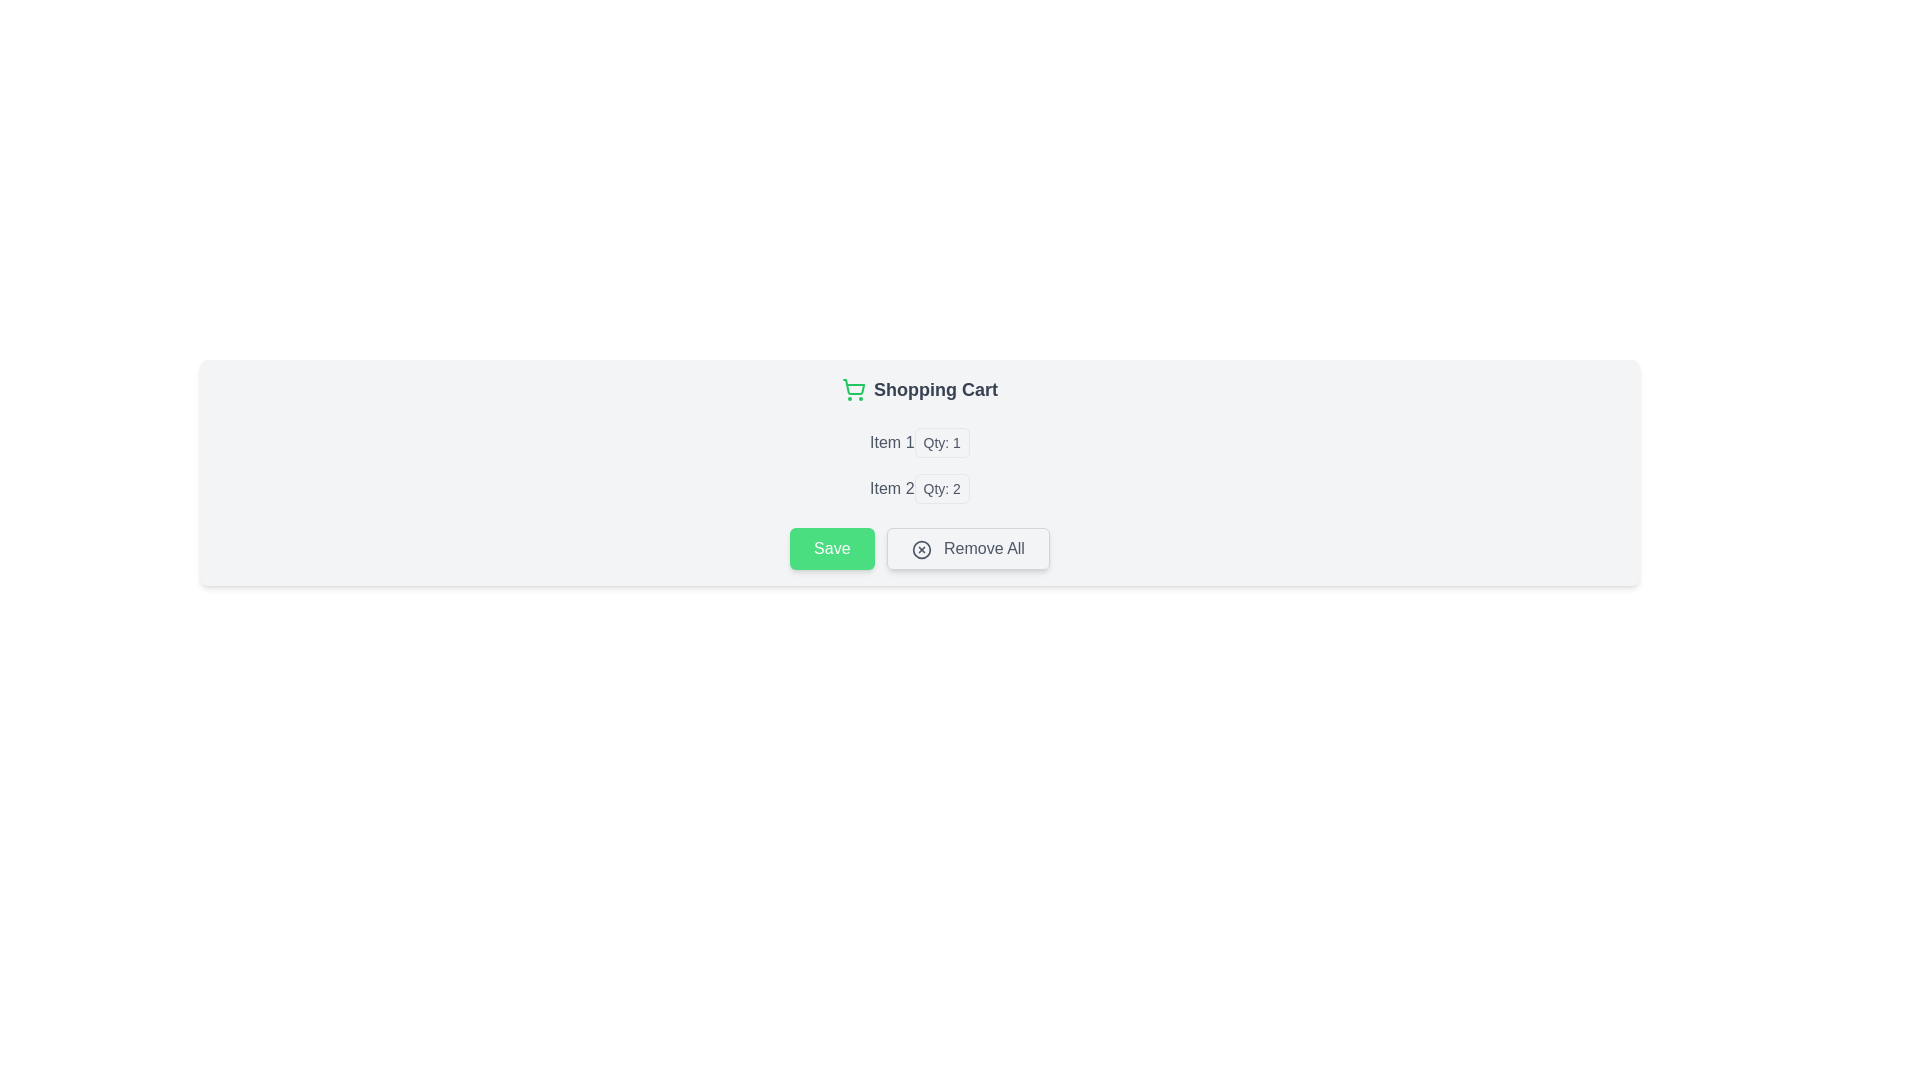 The width and height of the screenshot is (1920, 1080). What do you see at coordinates (968, 548) in the screenshot?
I see `the 'Remove All' button to change its background color` at bounding box center [968, 548].